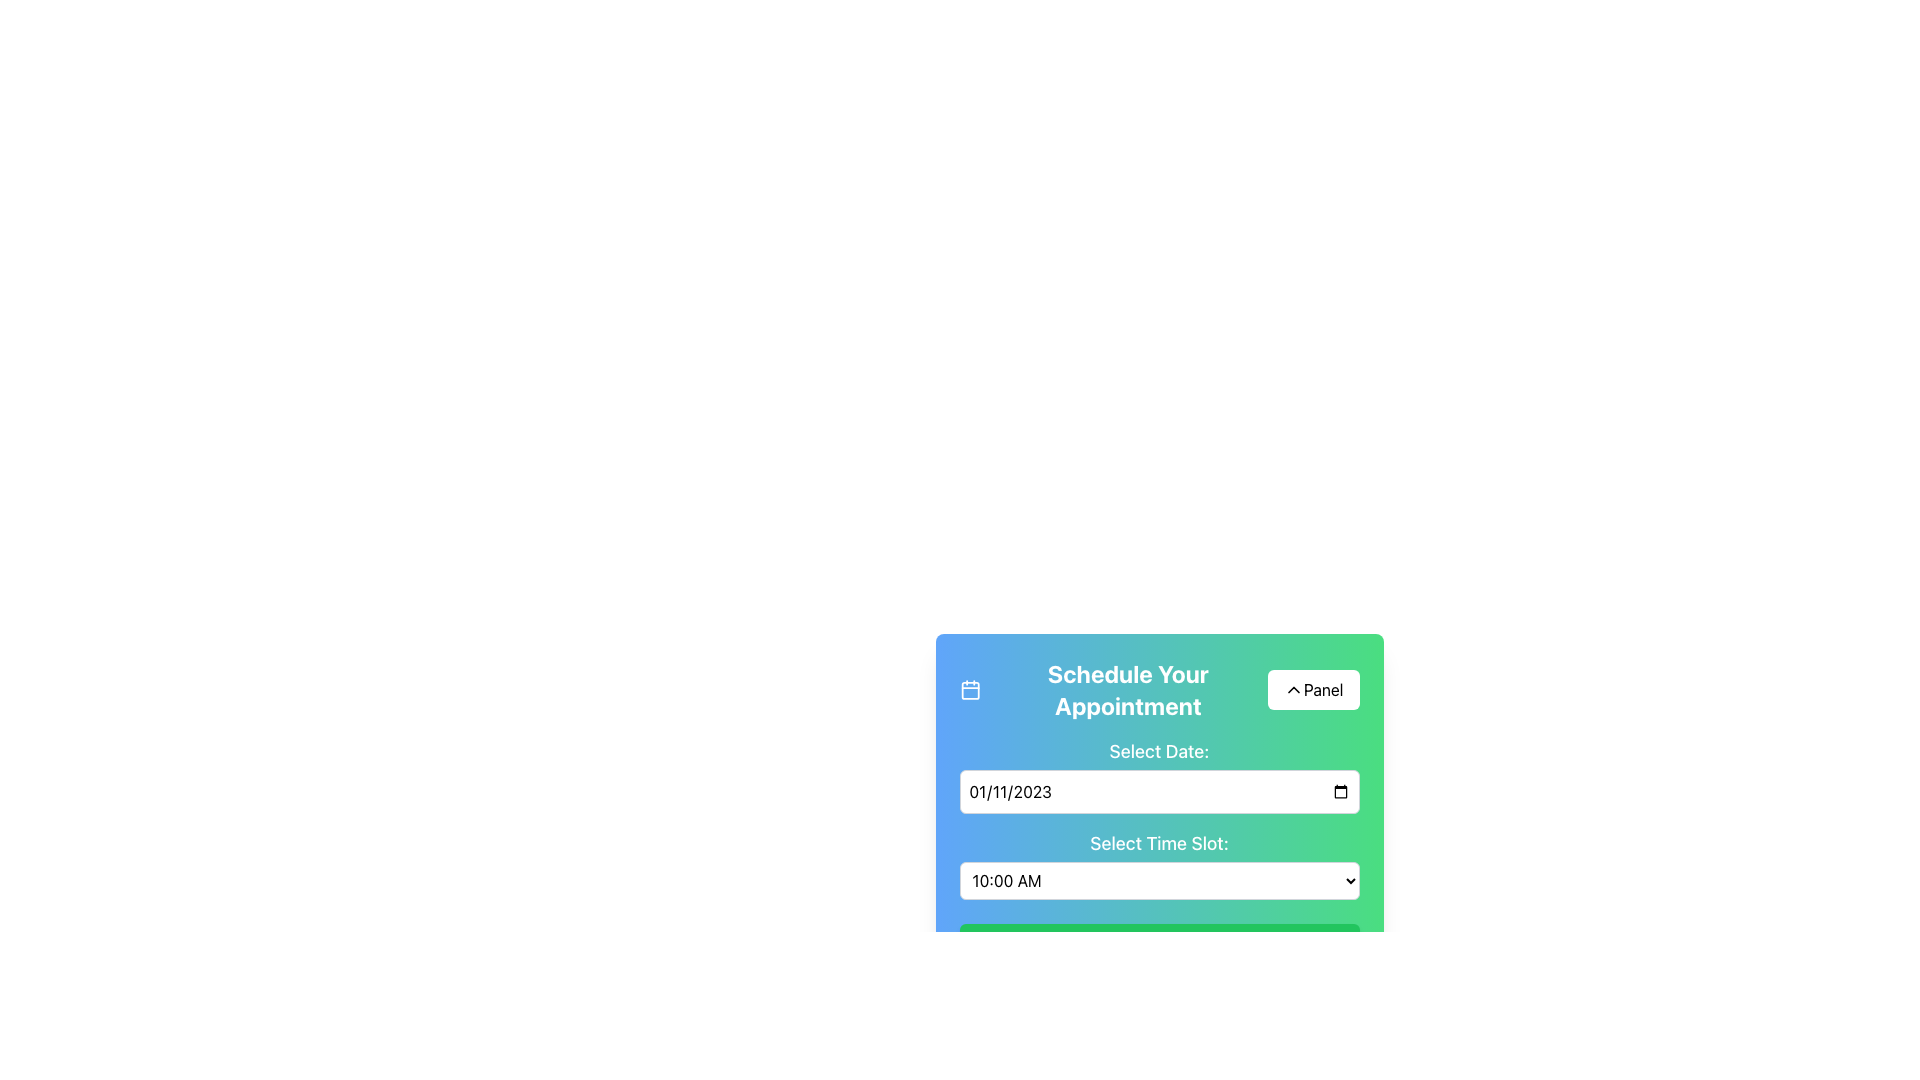  What do you see at coordinates (1159, 863) in the screenshot?
I see `the dropdown menu labeled 'Select Time Slot:'` at bounding box center [1159, 863].